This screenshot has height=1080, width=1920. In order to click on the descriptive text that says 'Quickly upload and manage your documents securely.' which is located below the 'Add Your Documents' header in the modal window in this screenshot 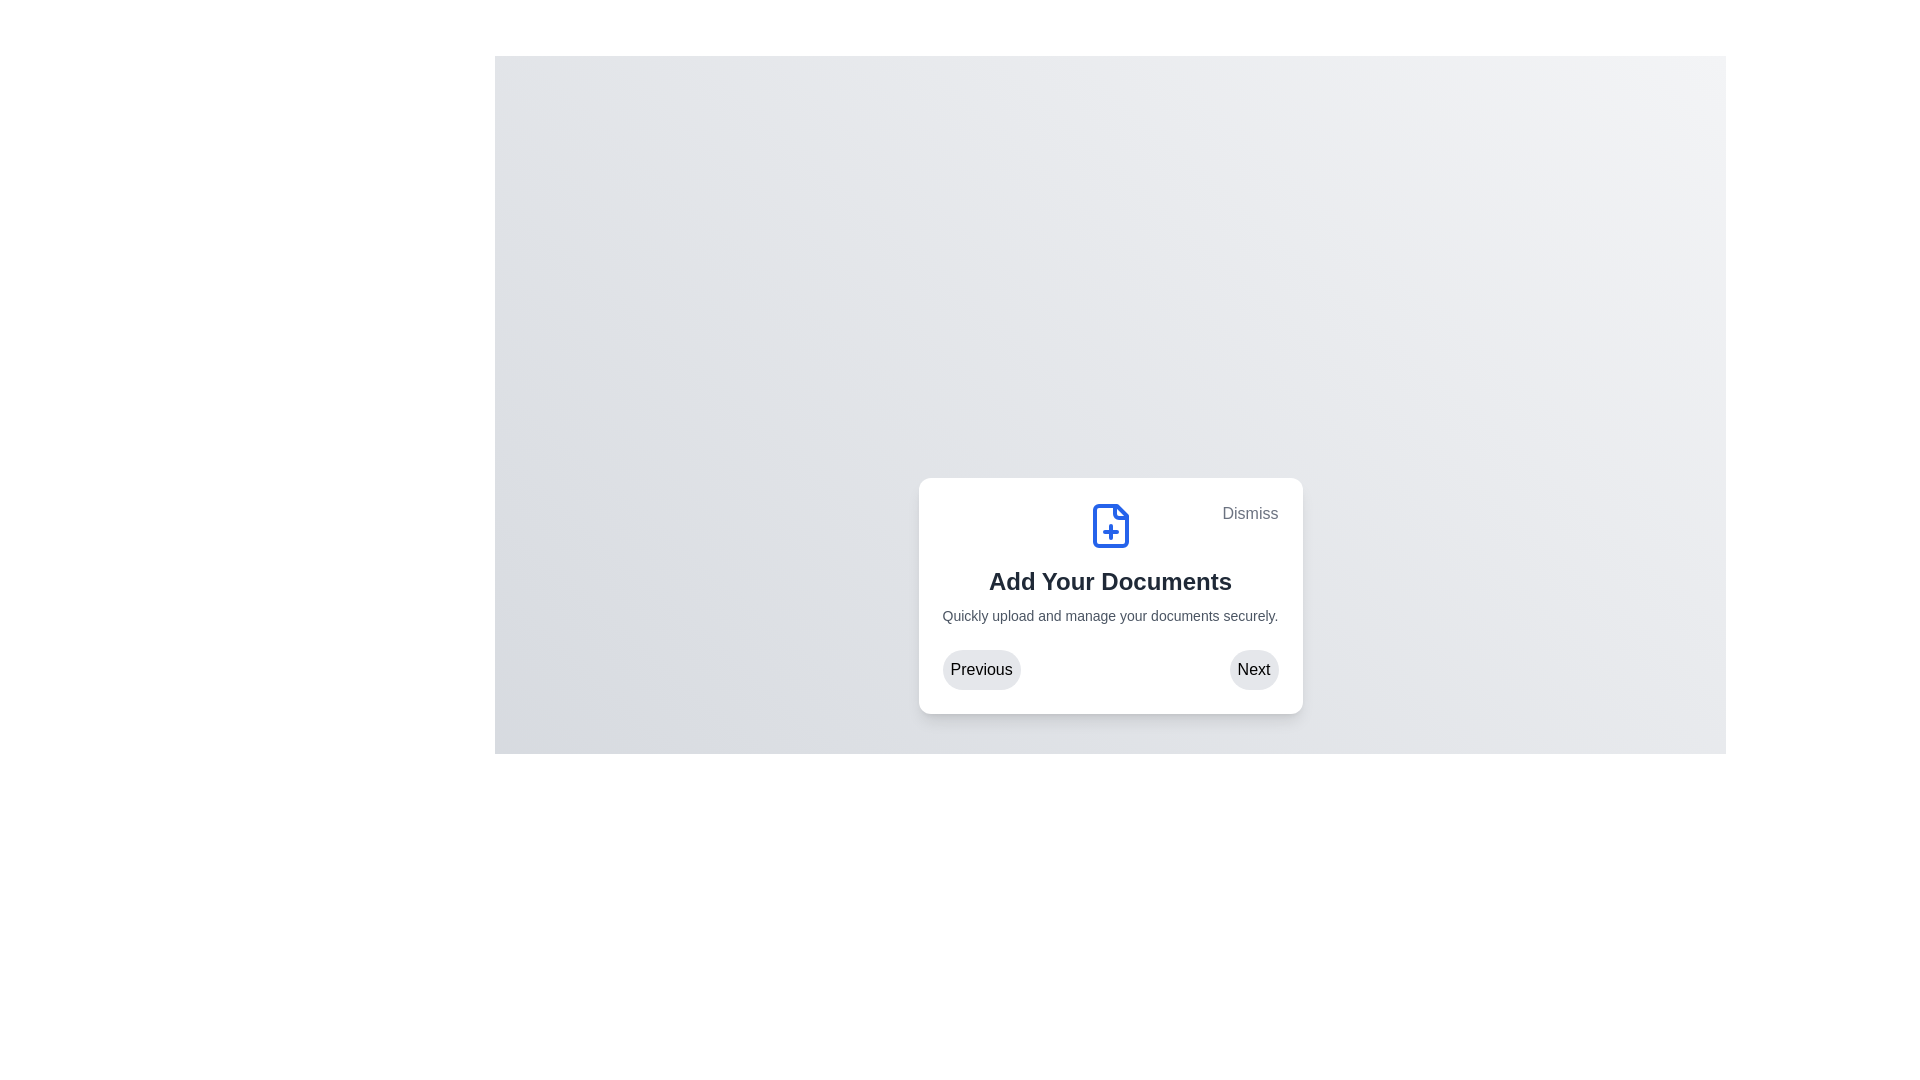, I will do `click(1109, 615)`.